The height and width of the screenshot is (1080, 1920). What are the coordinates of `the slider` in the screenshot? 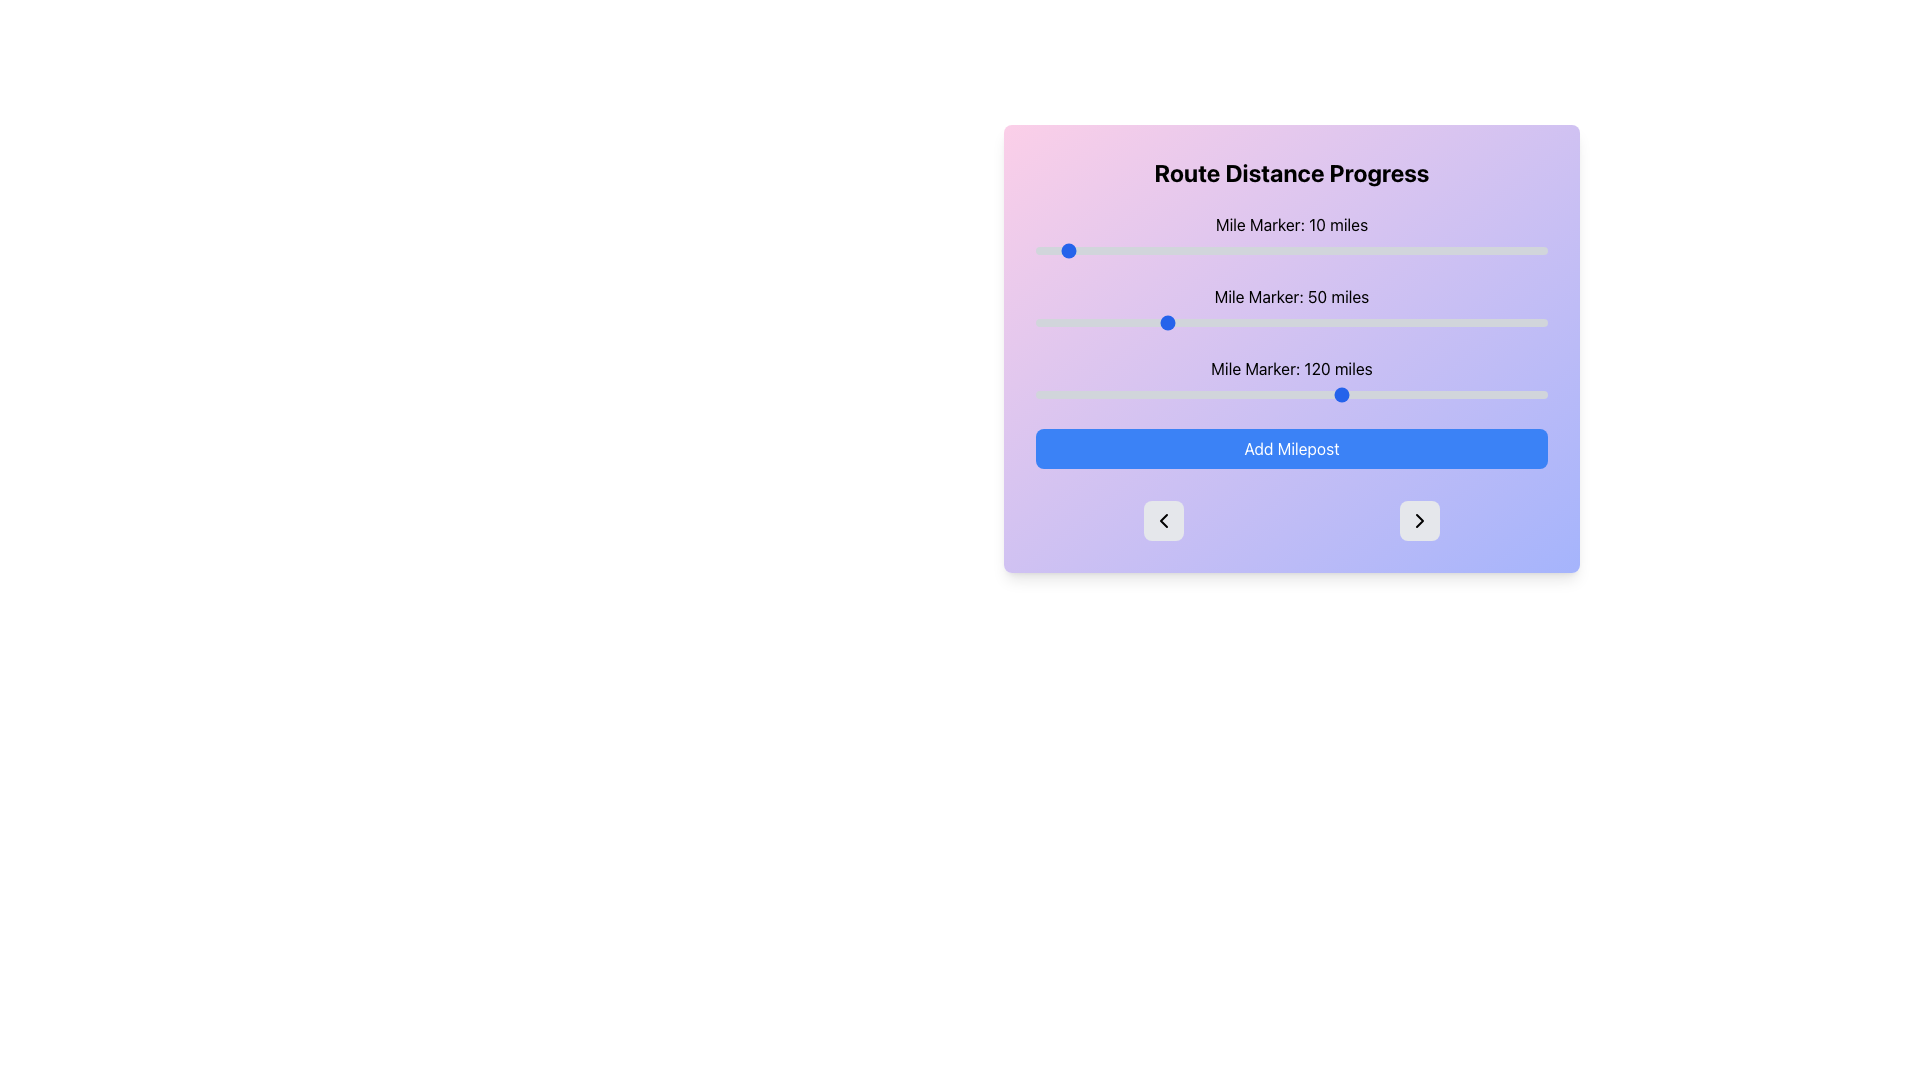 It's located at (1045, 249).